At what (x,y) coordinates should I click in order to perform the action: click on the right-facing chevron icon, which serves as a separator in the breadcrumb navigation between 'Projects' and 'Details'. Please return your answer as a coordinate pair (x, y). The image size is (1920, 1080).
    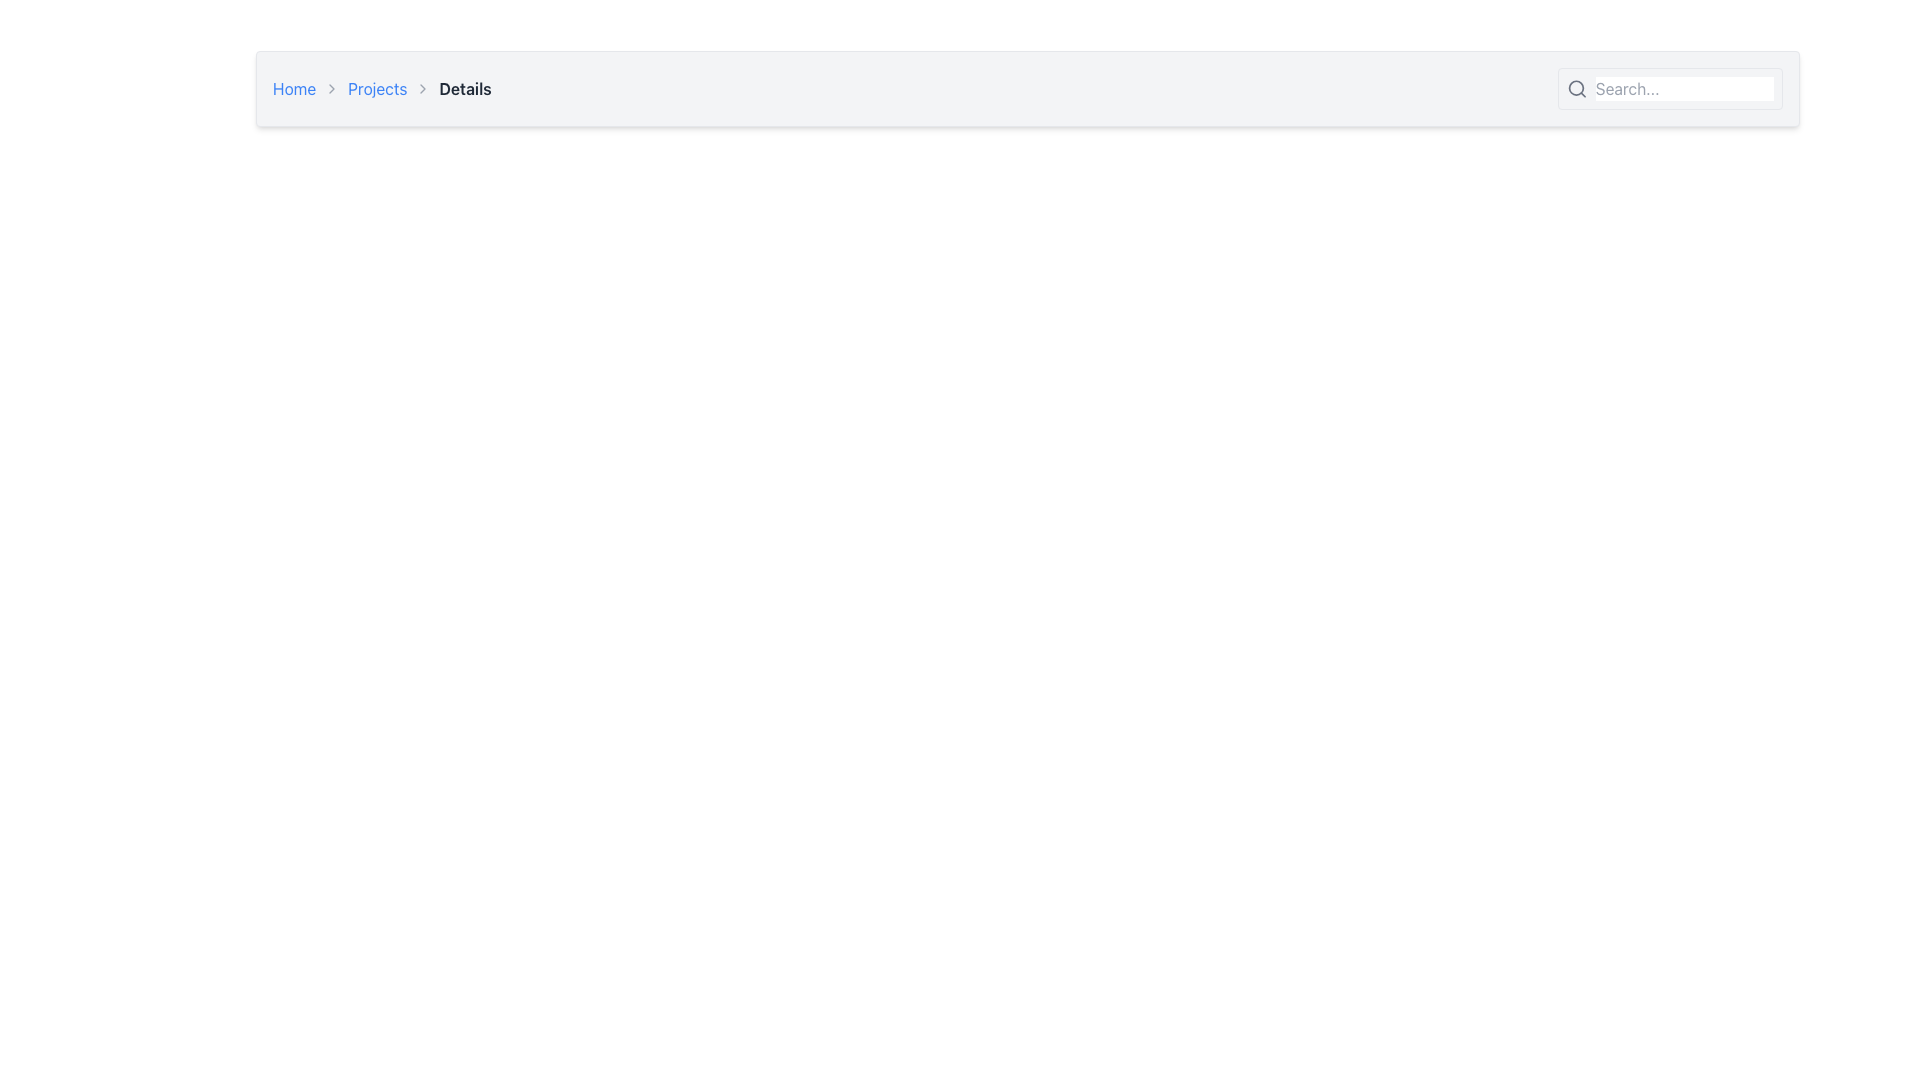
    Looking at the image, I should click on (422, 87).